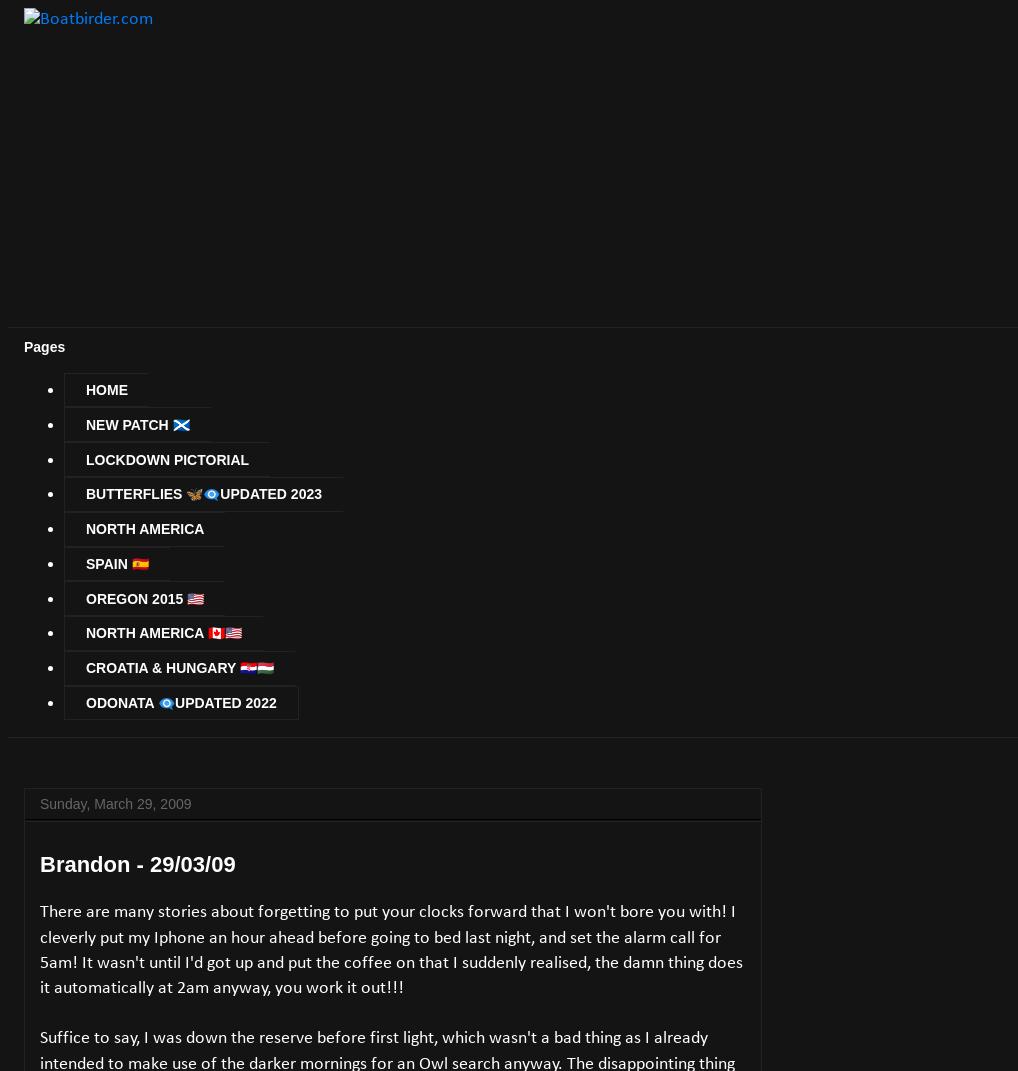  Describe the element at coordinates (136, 424) in the screenshot. I see `'NEW PATCH 🏴󠁧󠁢󠁳󠁣󠁴󠁿'` at that location.